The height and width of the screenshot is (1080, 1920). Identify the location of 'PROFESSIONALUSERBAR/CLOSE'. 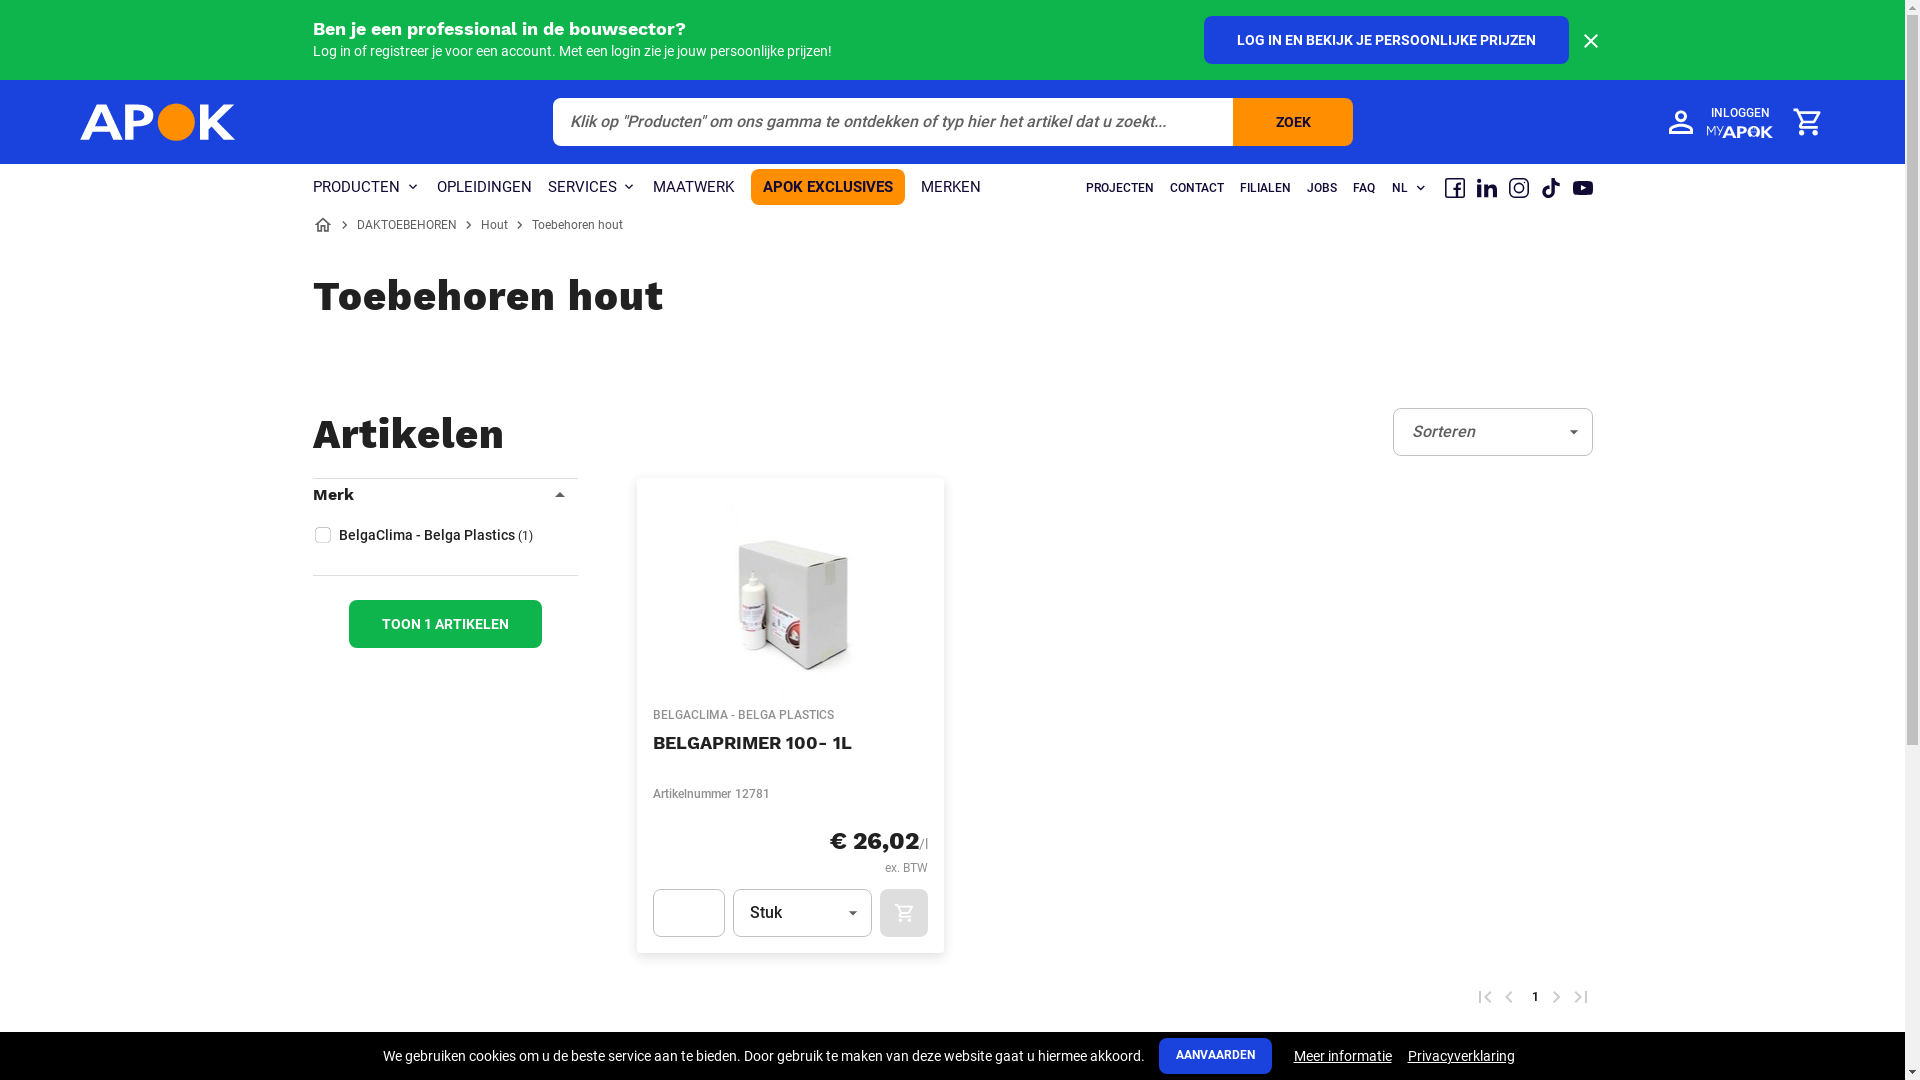
(1588, 41).